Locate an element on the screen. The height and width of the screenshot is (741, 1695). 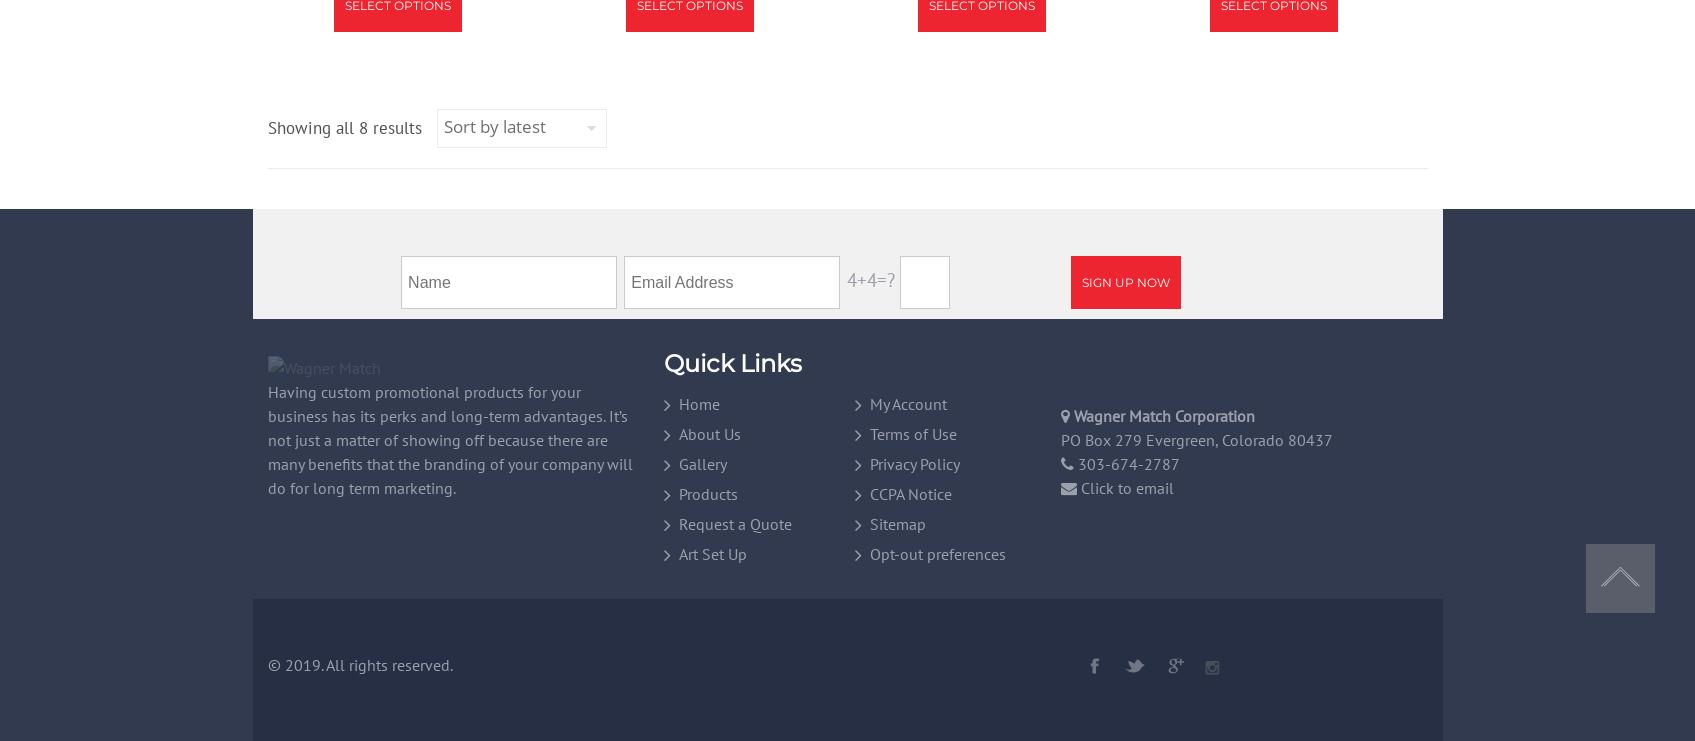
'PO Box 279 Evergreen, Colorado 80437' is located at coordinates (1060, 438).